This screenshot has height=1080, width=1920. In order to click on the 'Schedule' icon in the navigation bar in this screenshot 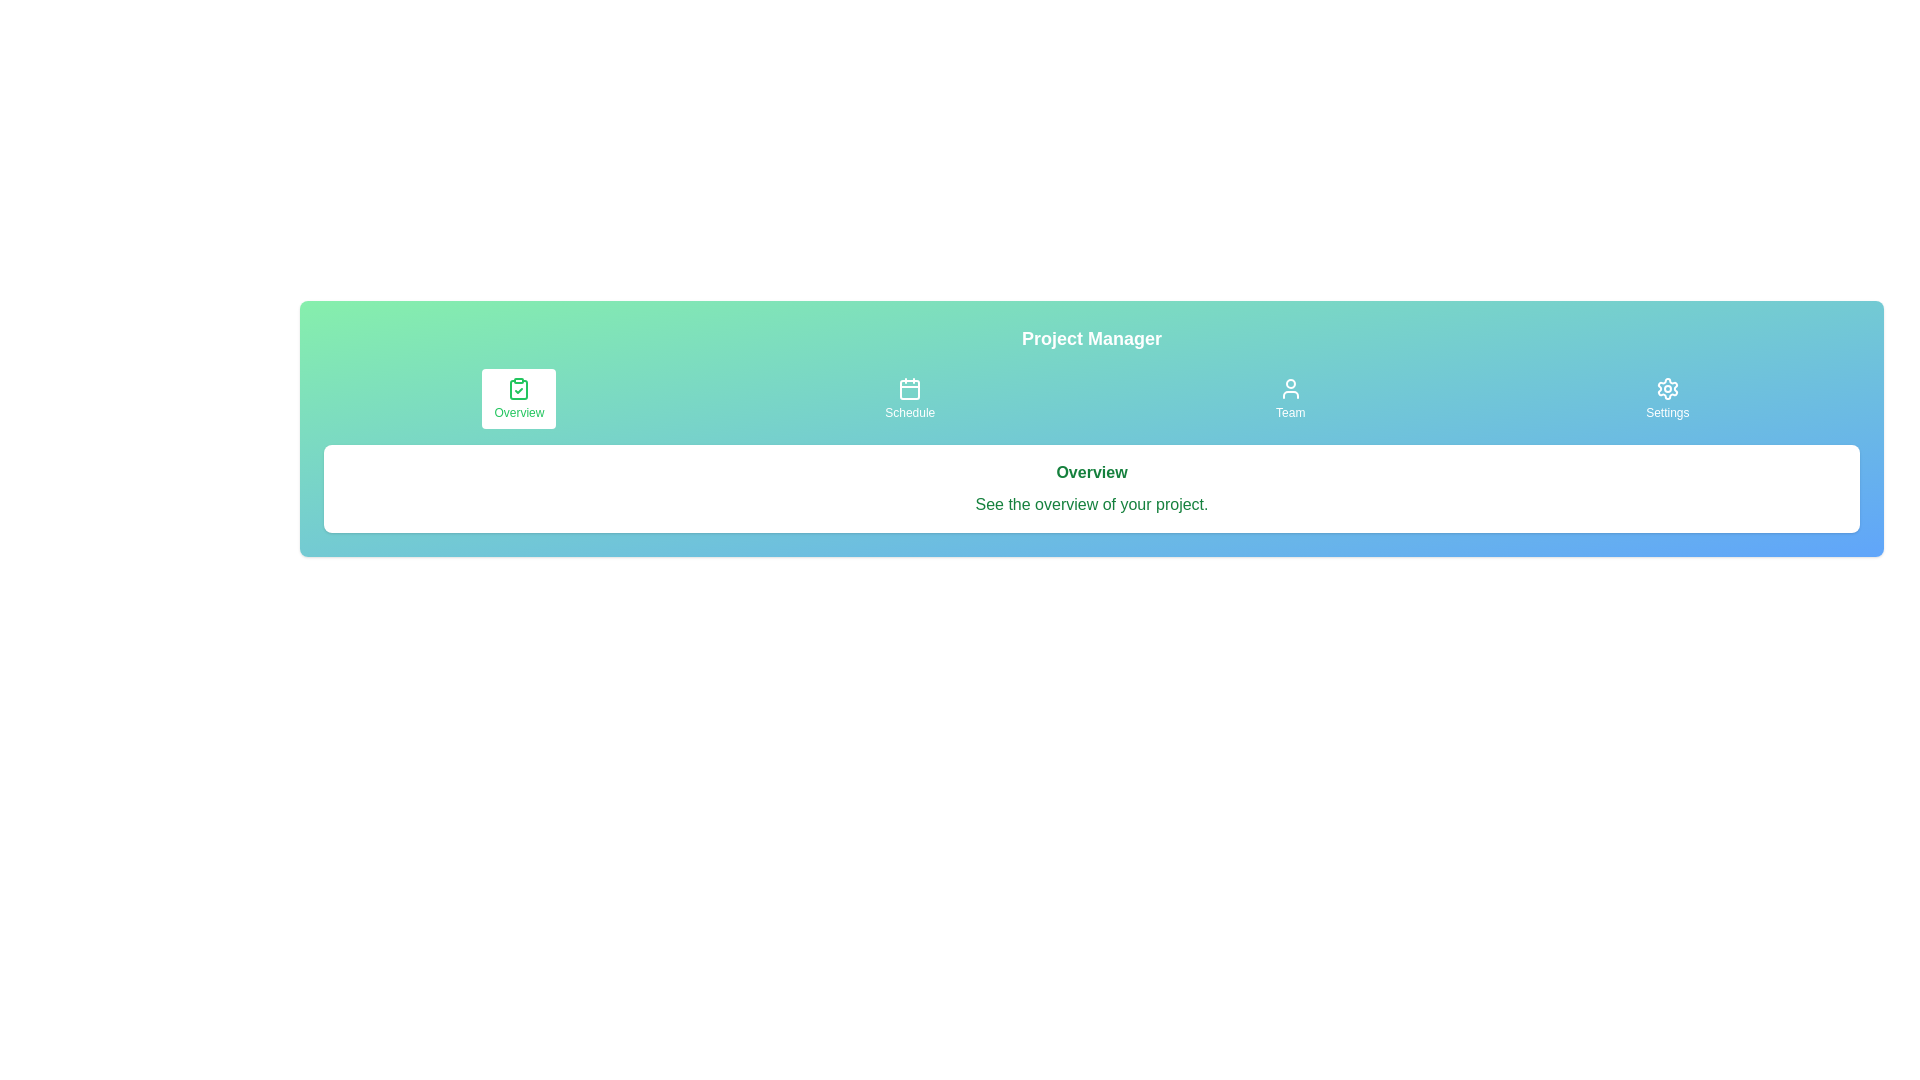, I will do `click(909, 389)`.